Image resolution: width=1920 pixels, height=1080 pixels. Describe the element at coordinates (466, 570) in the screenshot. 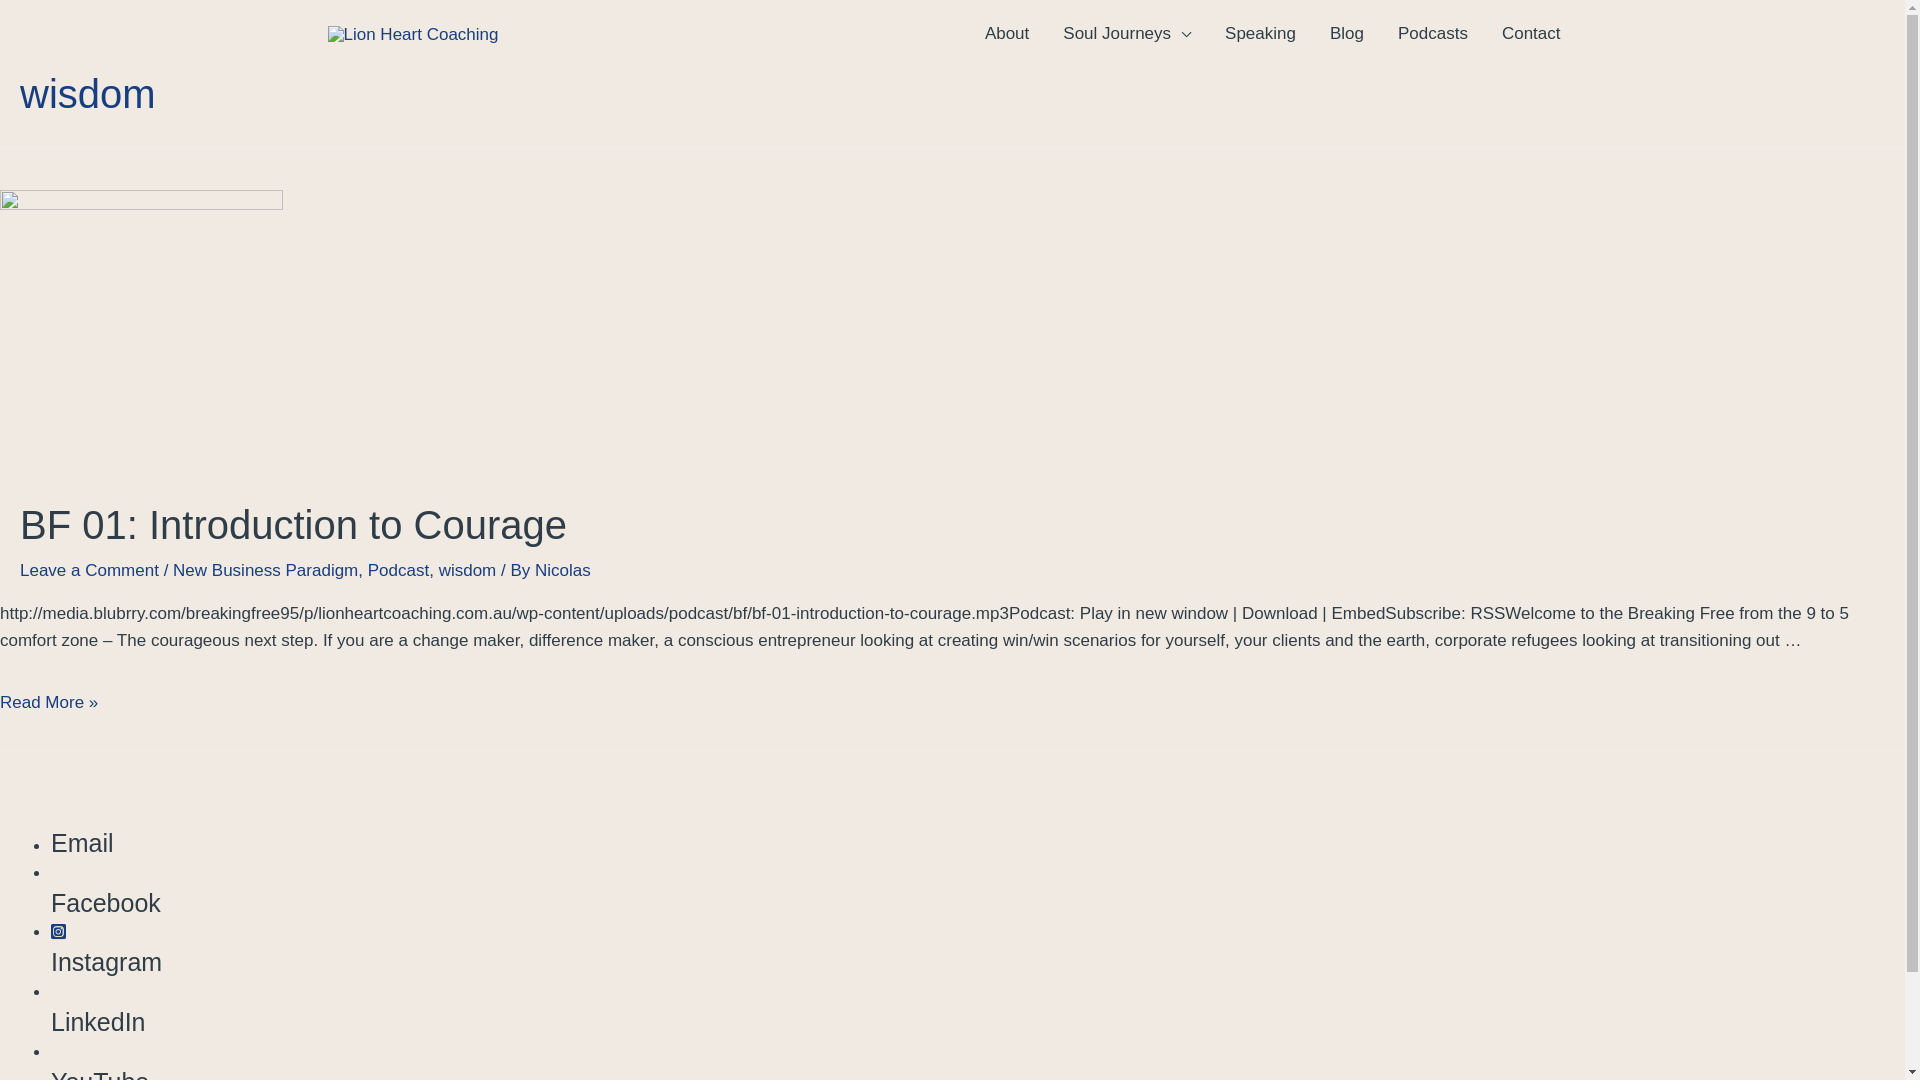

I see `'wisdom'` at that location.